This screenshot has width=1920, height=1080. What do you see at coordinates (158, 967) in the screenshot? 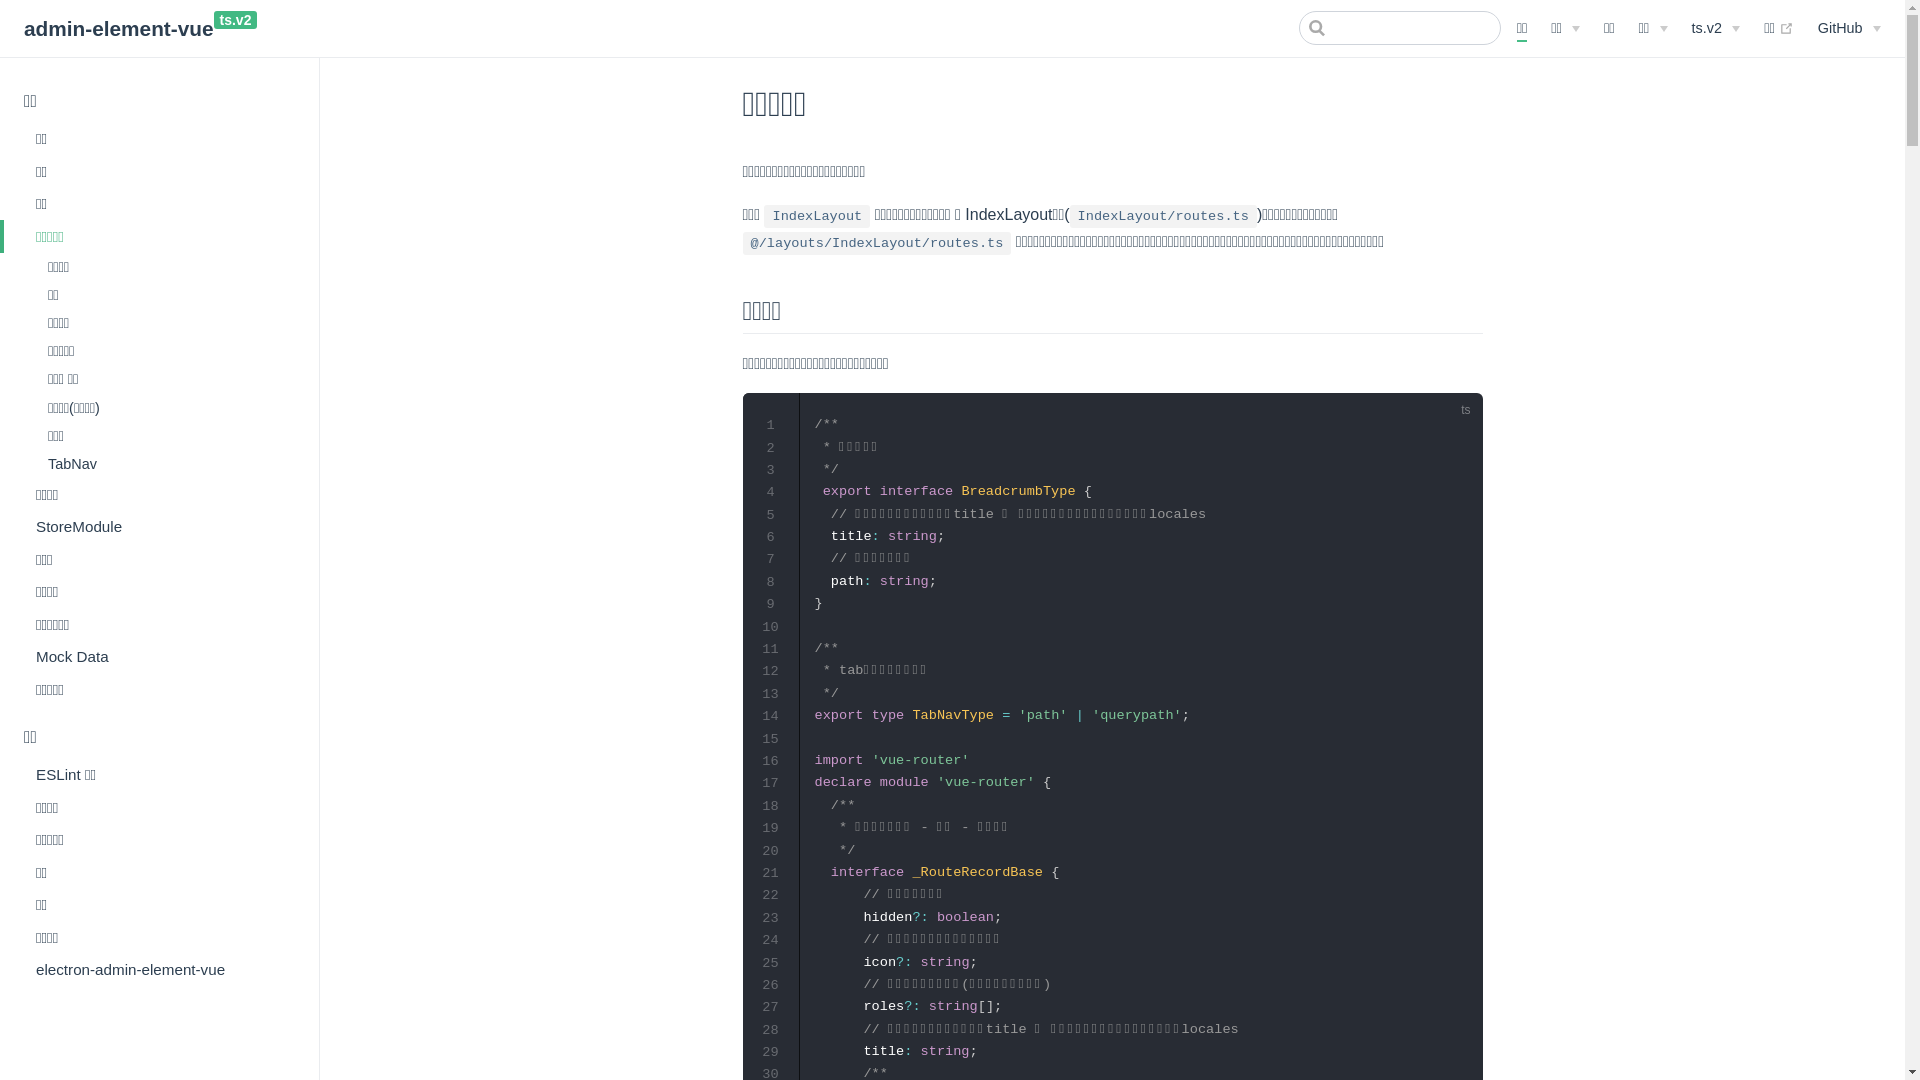
I see `'electron-admin-element-vue'` at bounding box center [158, 967].